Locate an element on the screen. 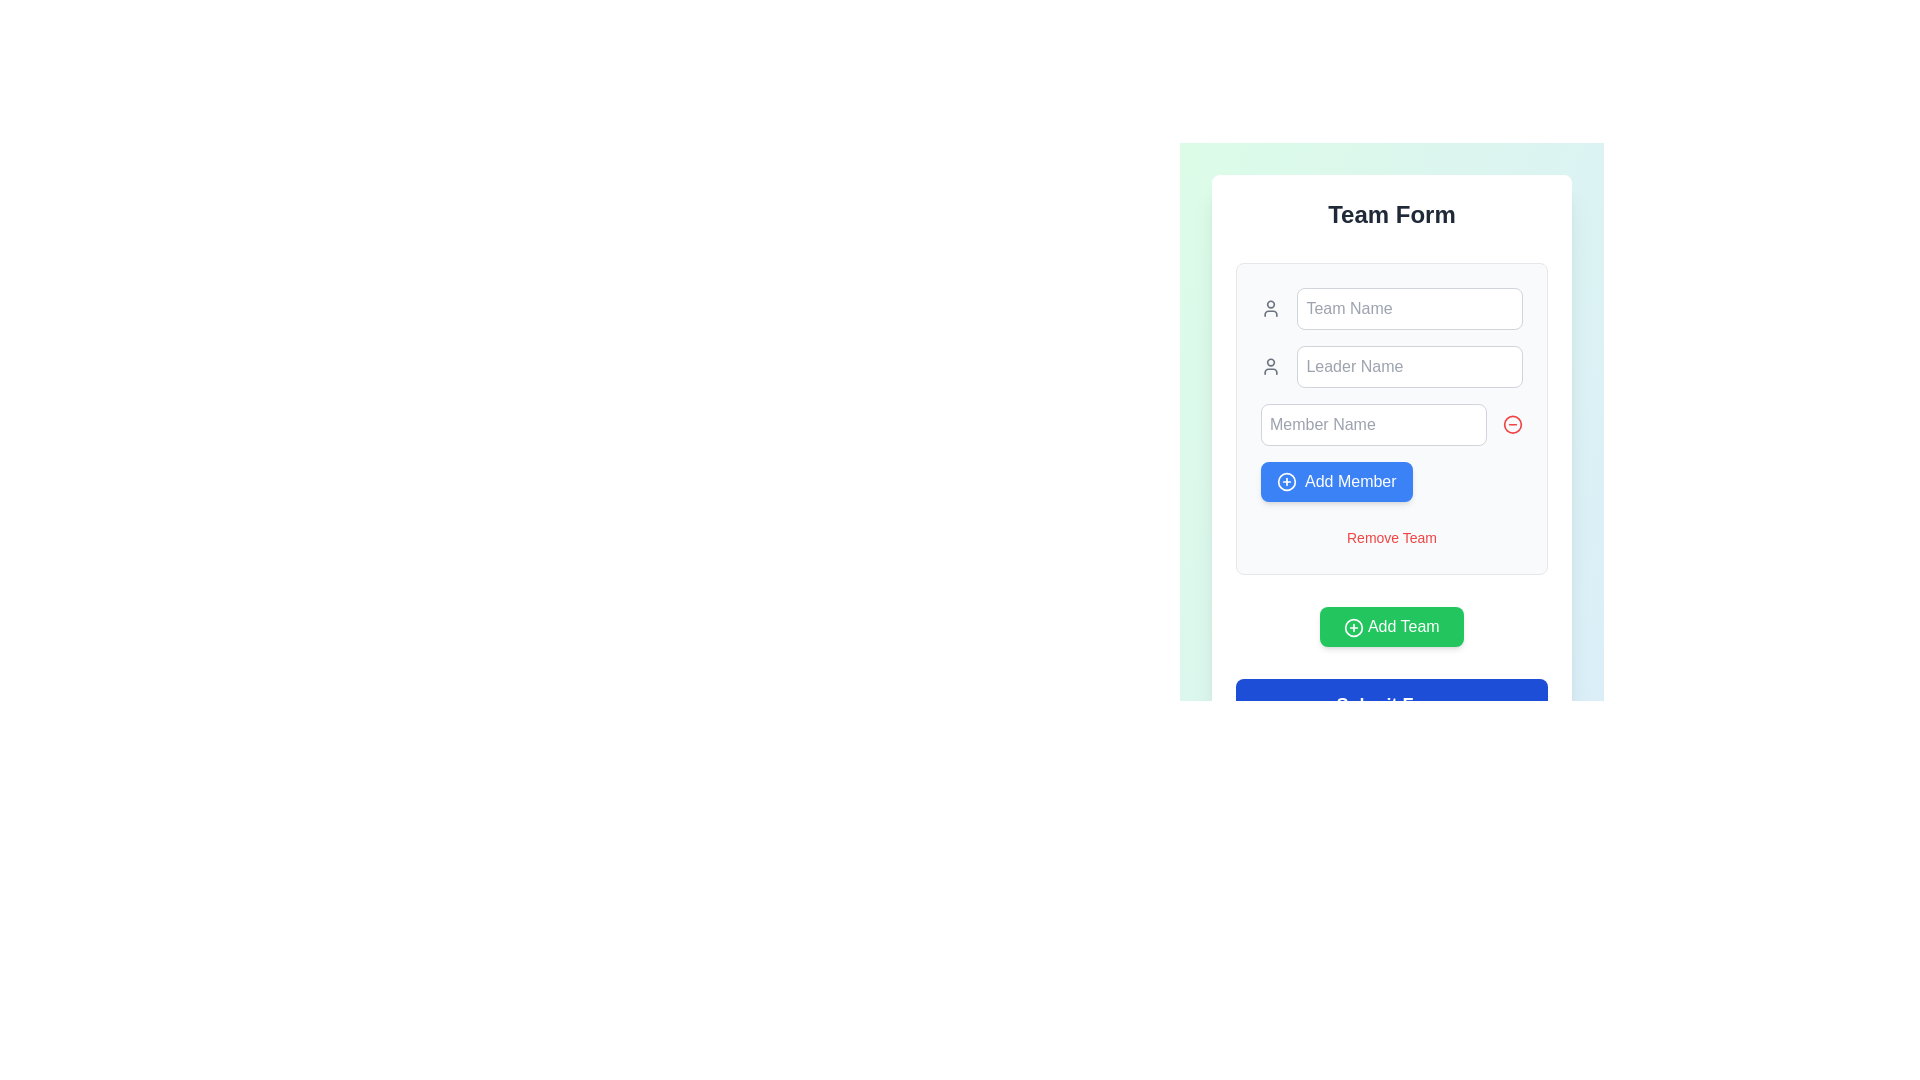 The image size is (1920, 1080). the clickable text link for 'Remove Team', which is positioned below the 'Add Member' button and above the 'Add Team' button is located at coordinates (1391, 536).